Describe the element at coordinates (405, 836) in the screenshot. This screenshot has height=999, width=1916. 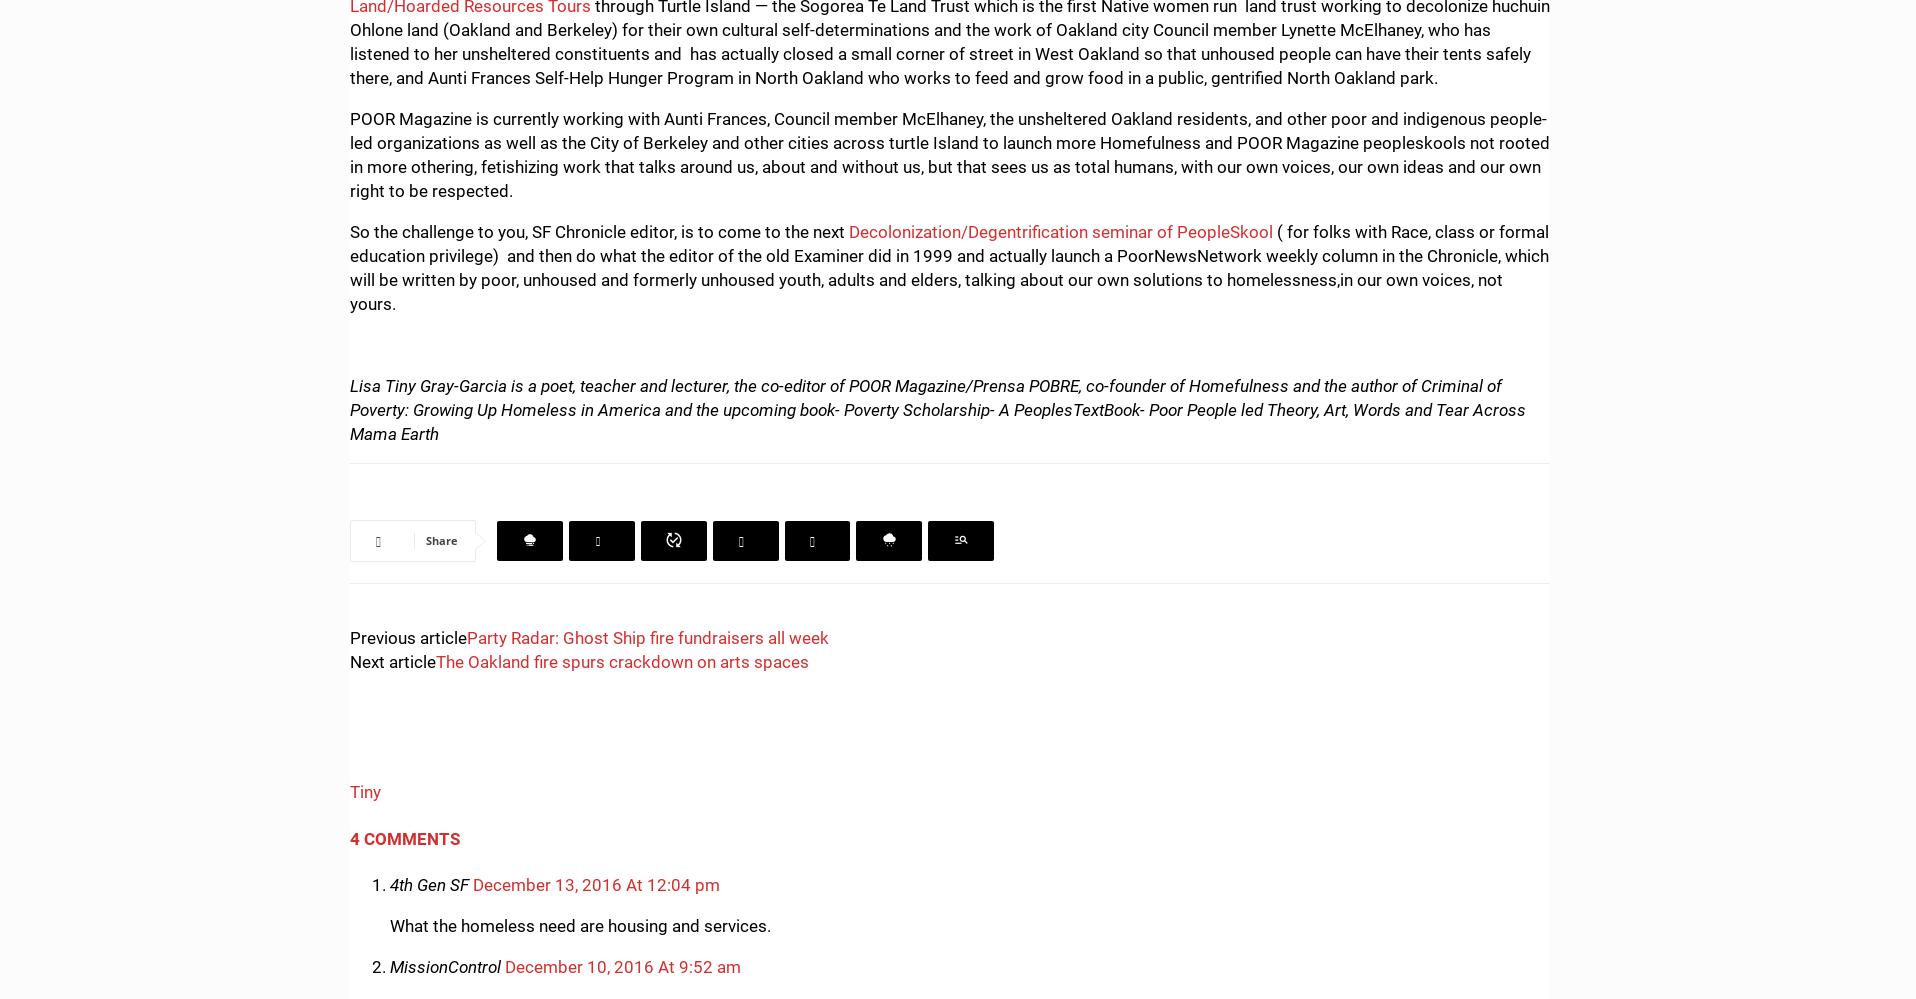
I see `'4 COMMENTS'` at that location.